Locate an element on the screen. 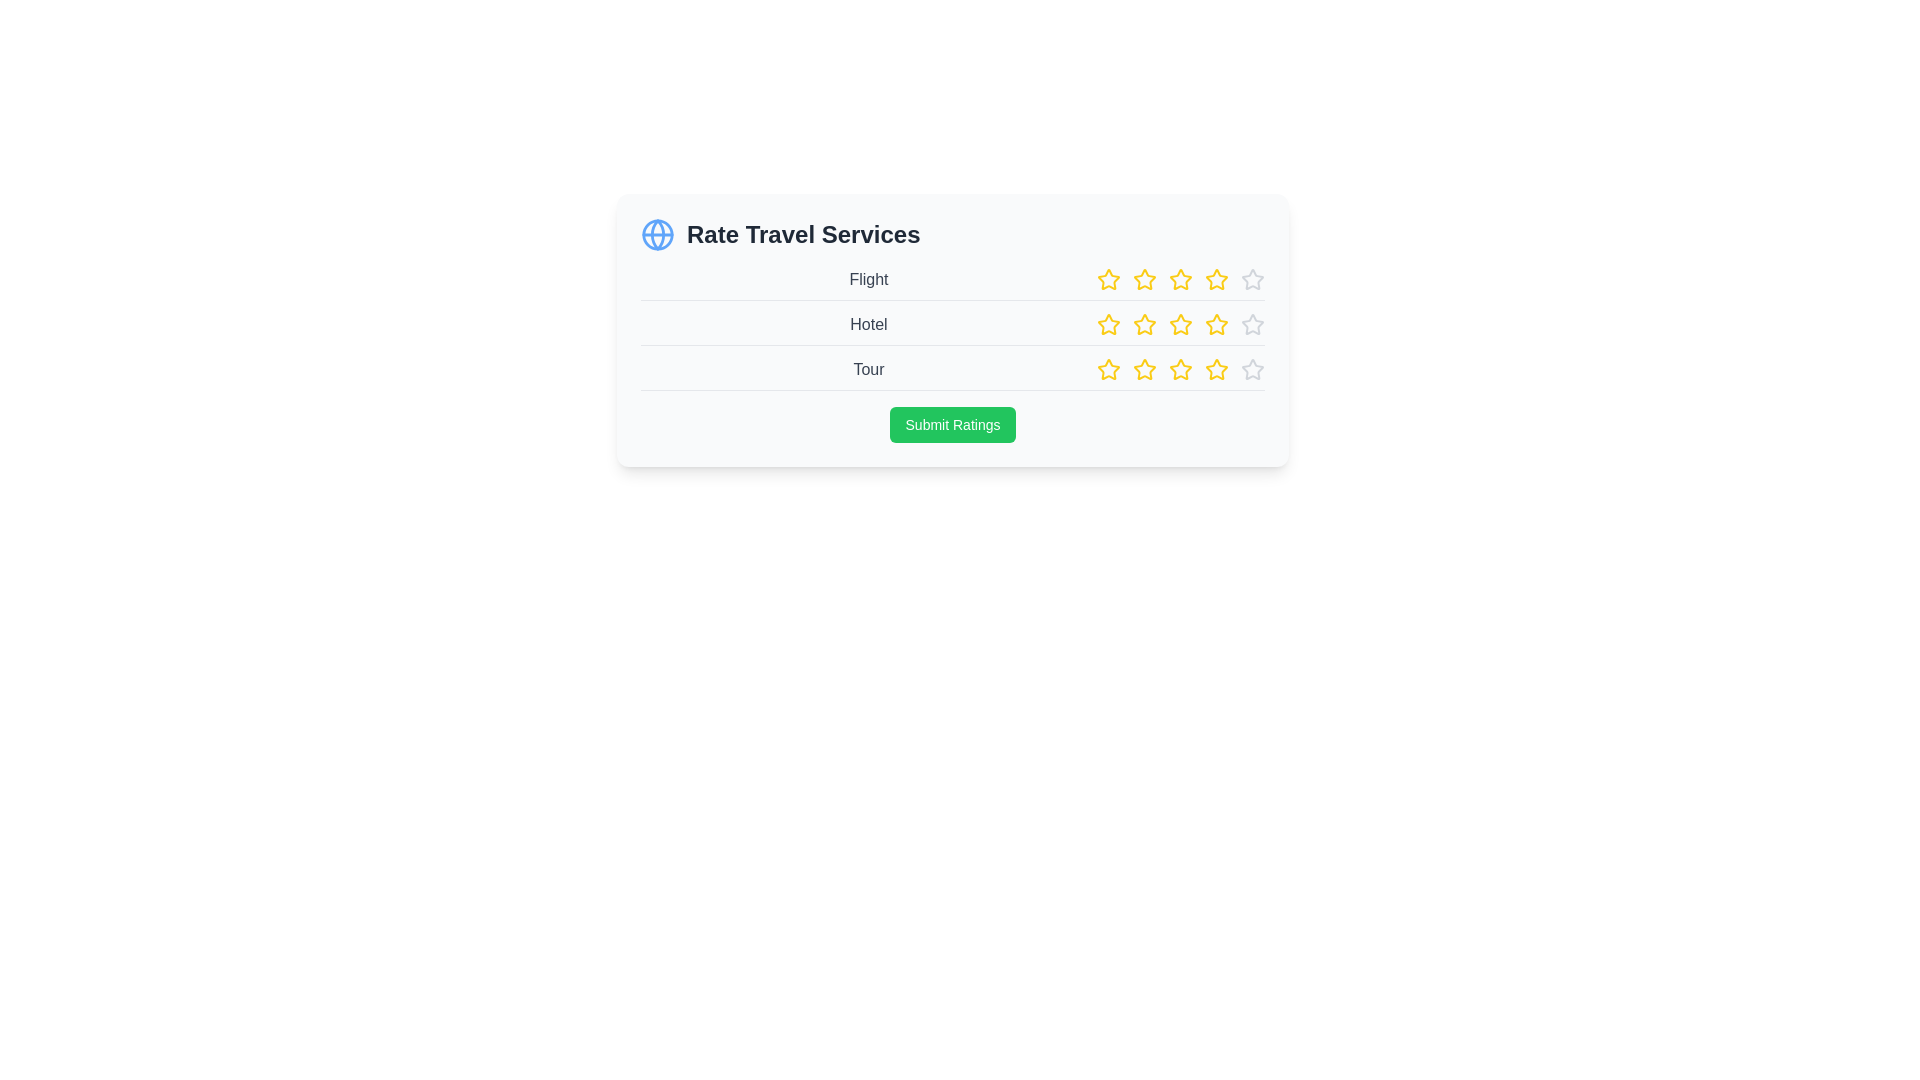 Image resolution: width=1920 pixels, height=1080 pixels. the button used is located at coordinates (952, 423).